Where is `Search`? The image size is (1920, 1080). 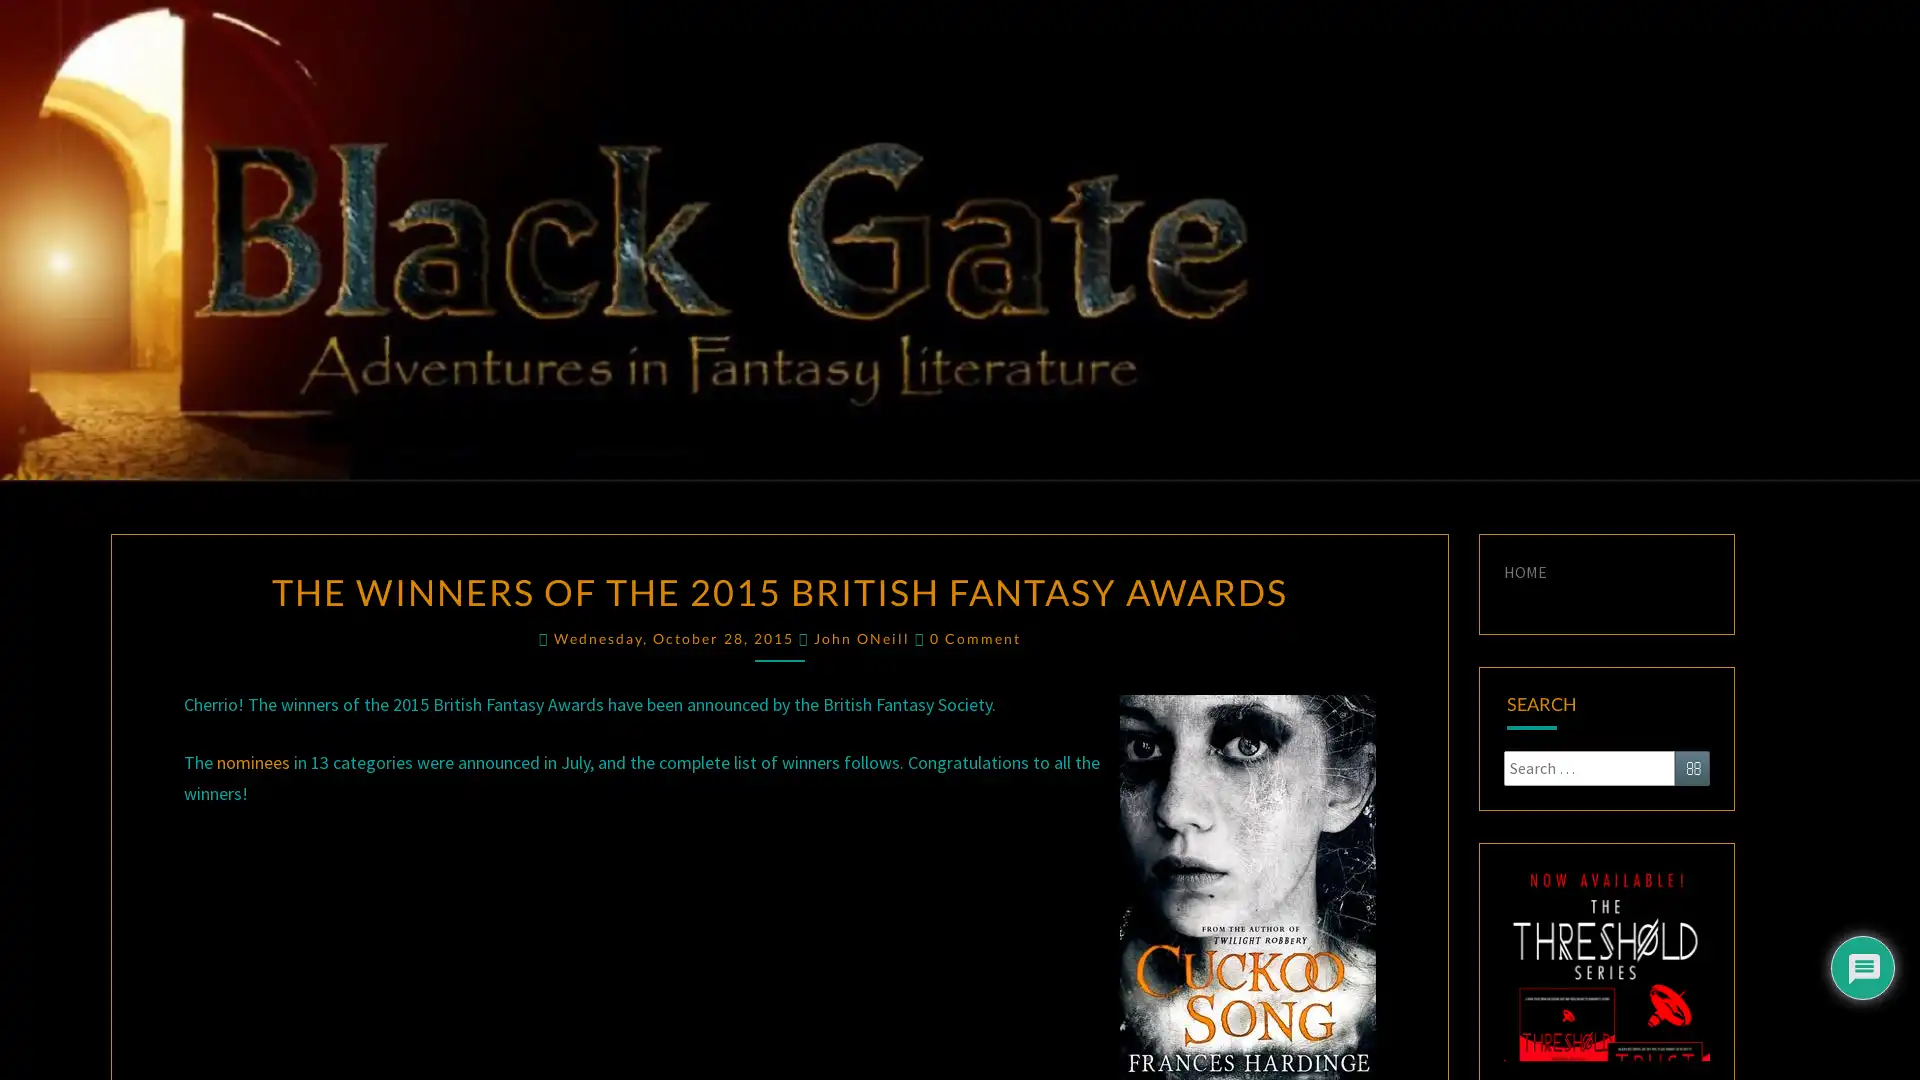
Search is located at coordinates (1691, 766).